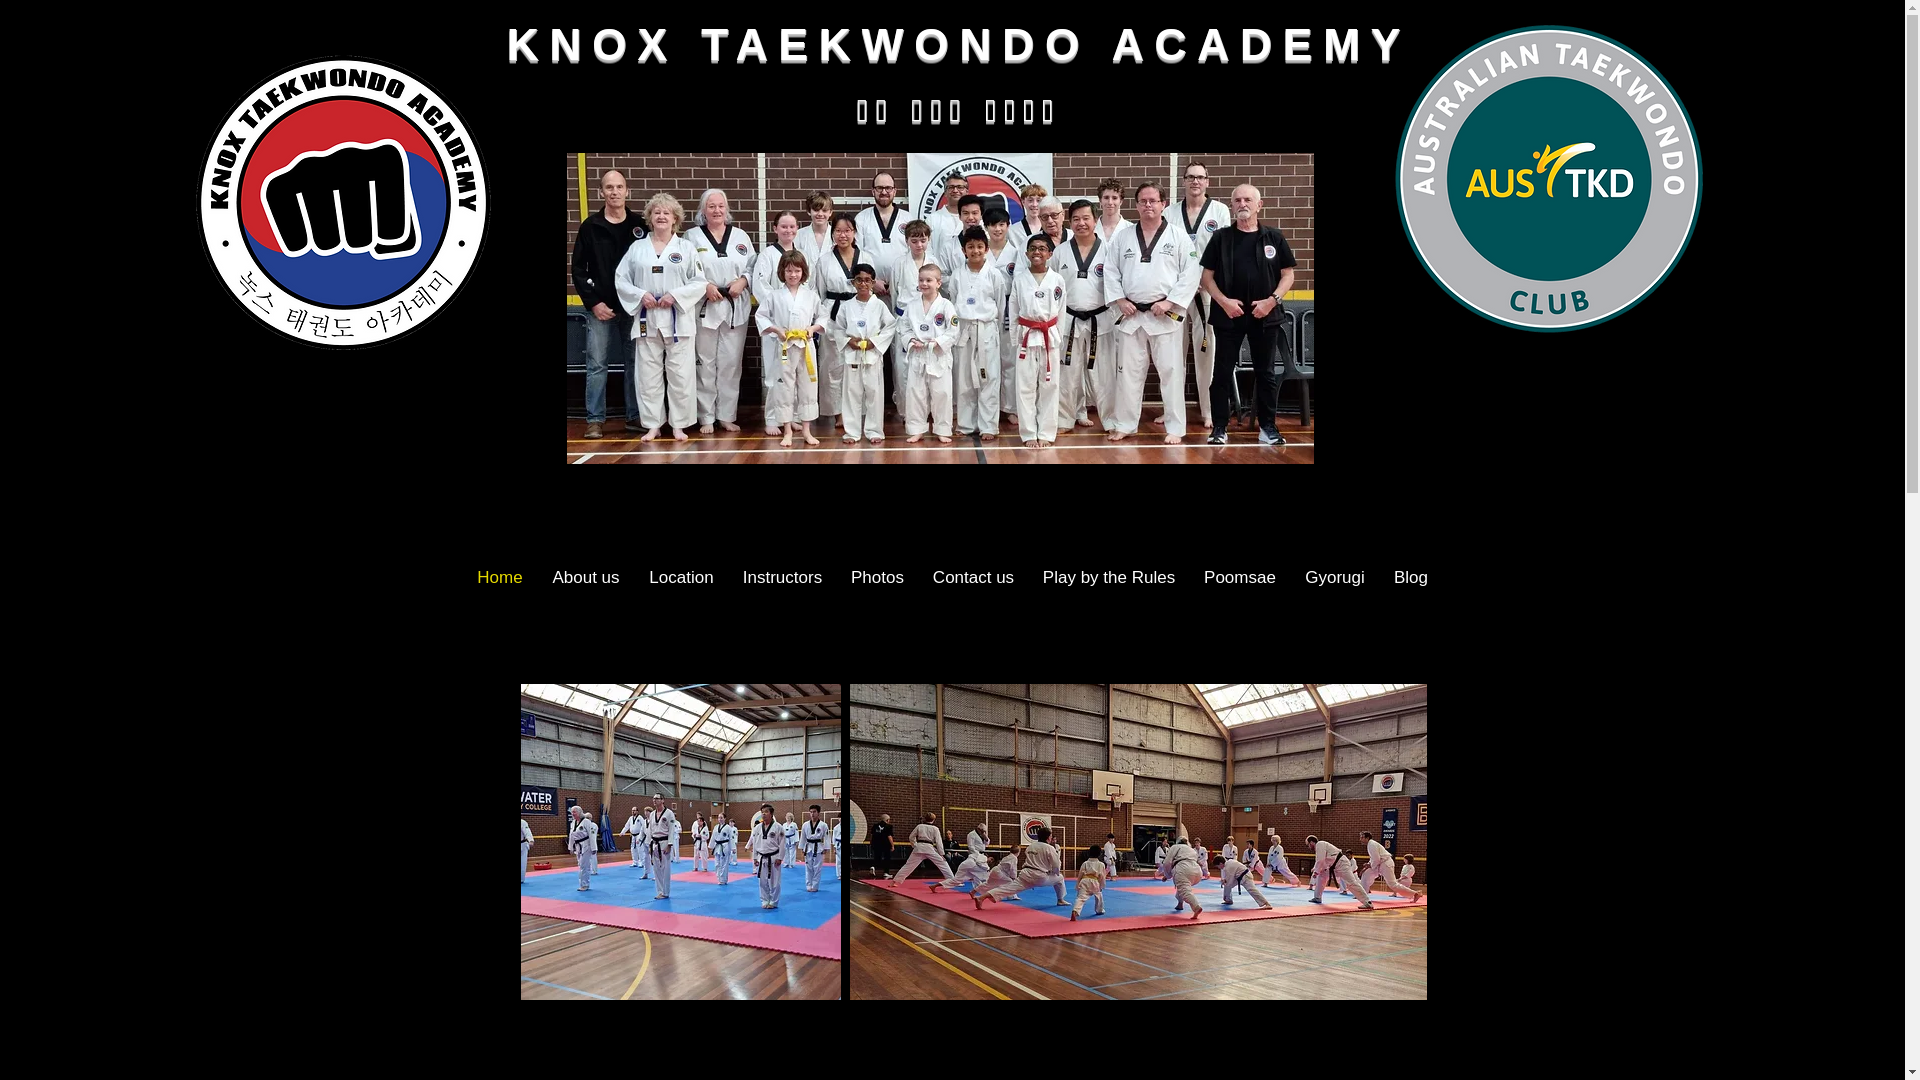 The height and width of the screenshot is (1080, 1920). What do you see at coordinates (1107, 578) in the screenshot?
I see `'Play by the Rules'` at bounding box center [1107, 578].